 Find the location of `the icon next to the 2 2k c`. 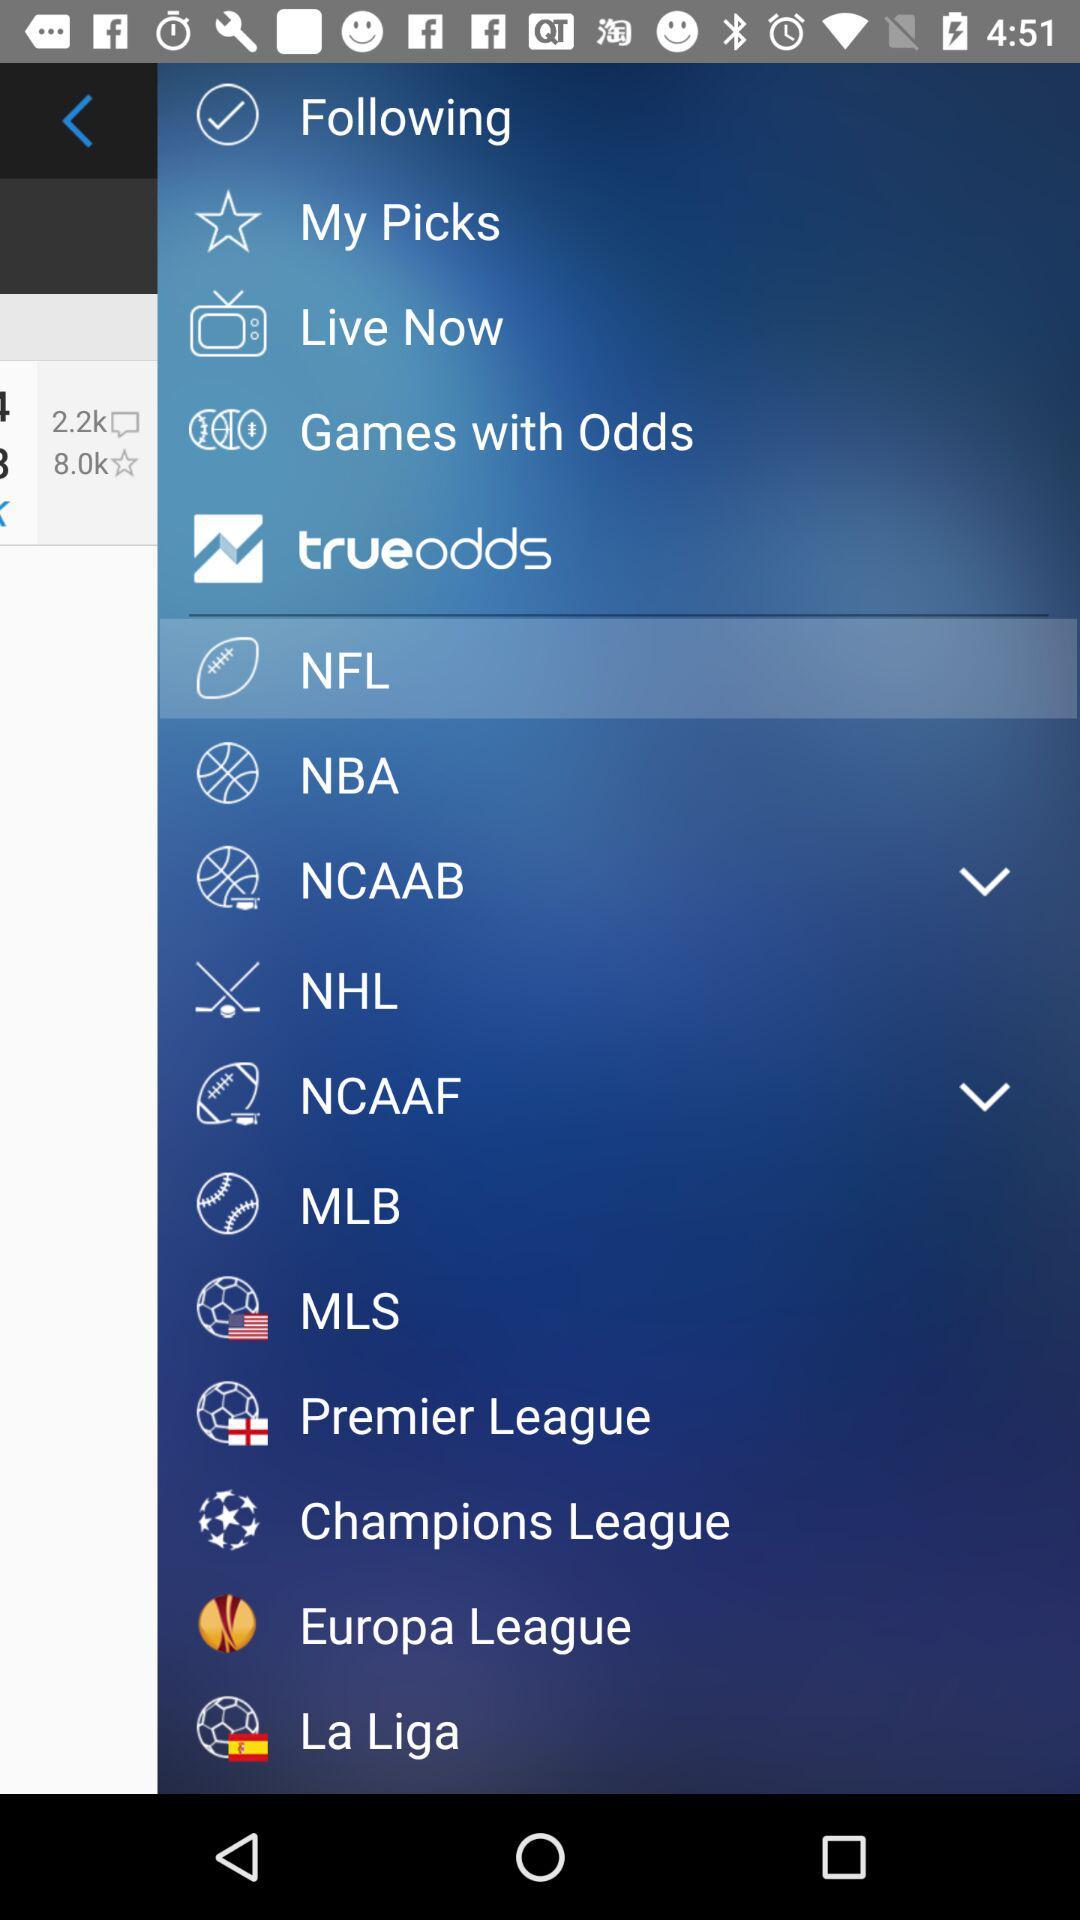

the icon next to the 2 2k c is located at coordinates (617, 429).